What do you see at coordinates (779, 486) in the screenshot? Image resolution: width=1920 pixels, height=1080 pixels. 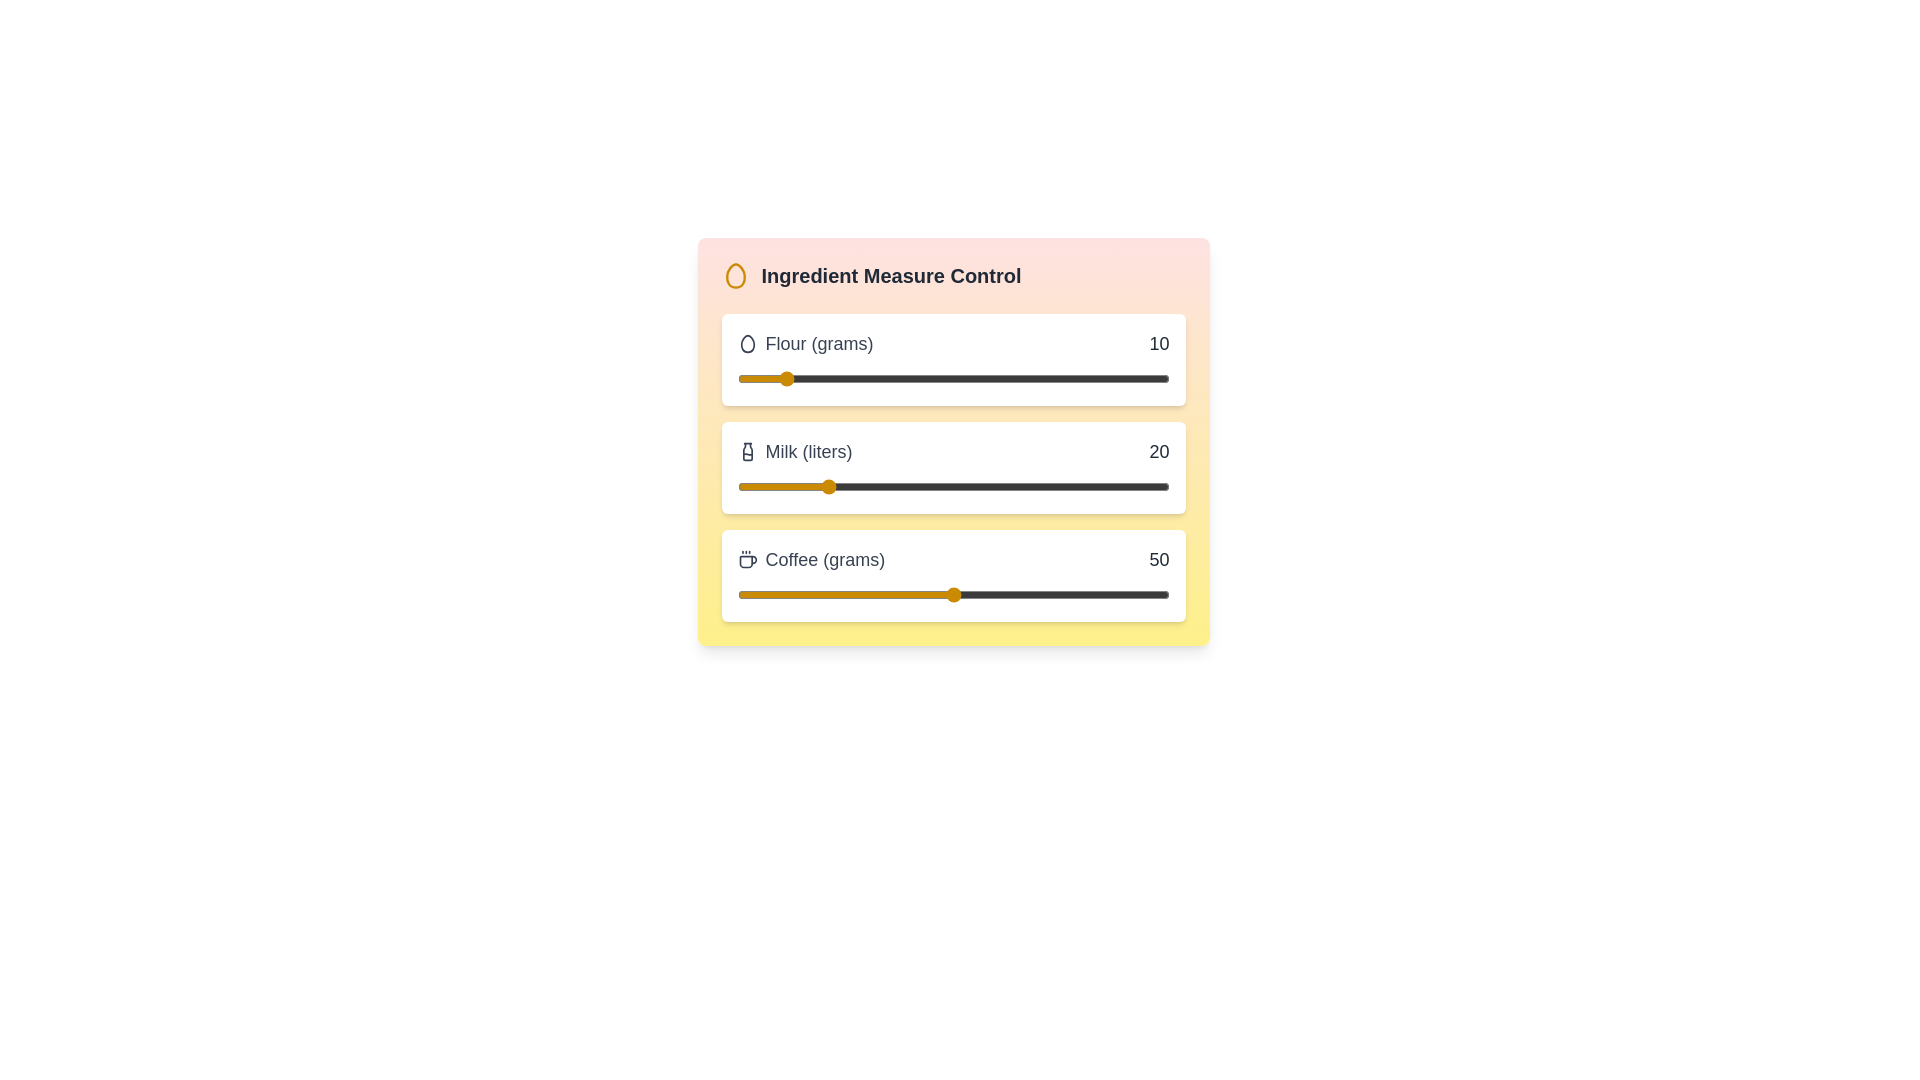 I see `the milk quantity` at bounding box center [779, 486].